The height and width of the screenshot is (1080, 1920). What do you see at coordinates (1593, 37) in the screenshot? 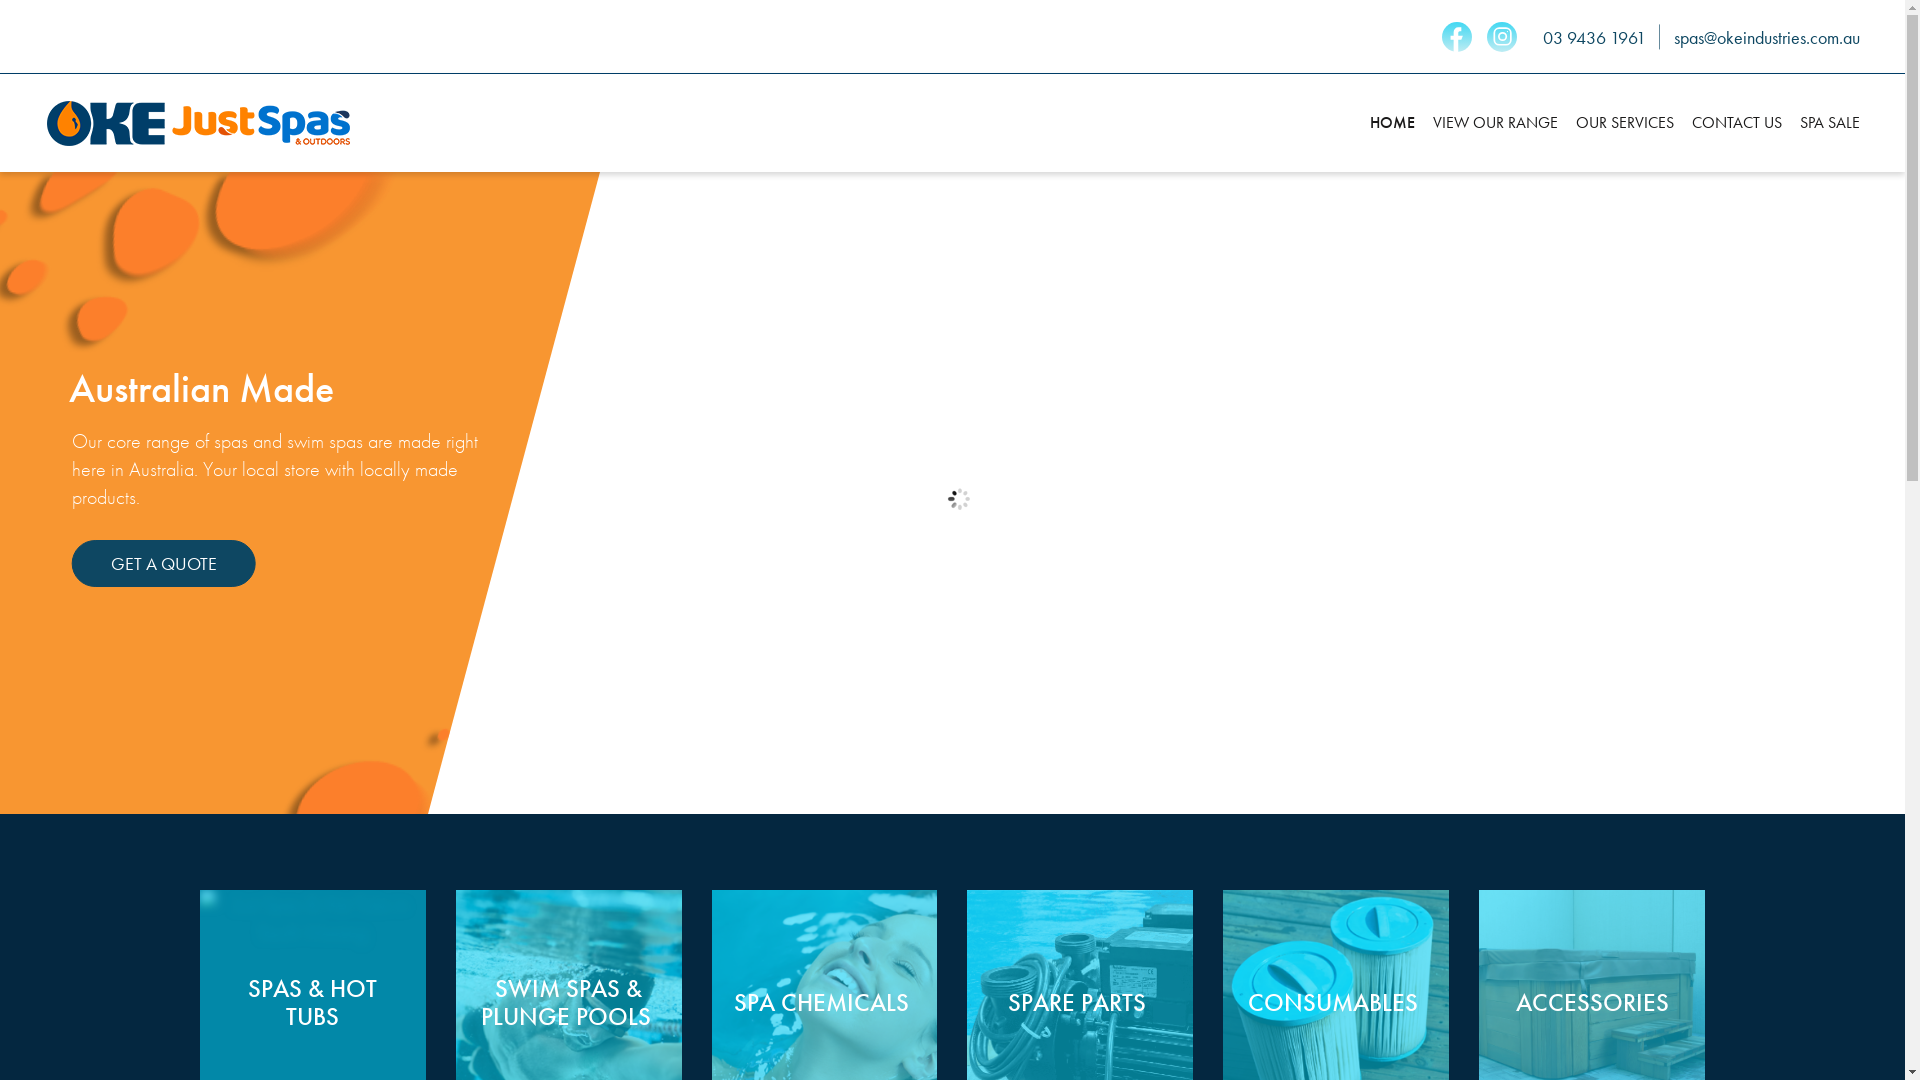
I see `'03 9436 1961'` at bounding box center [1593, 37].